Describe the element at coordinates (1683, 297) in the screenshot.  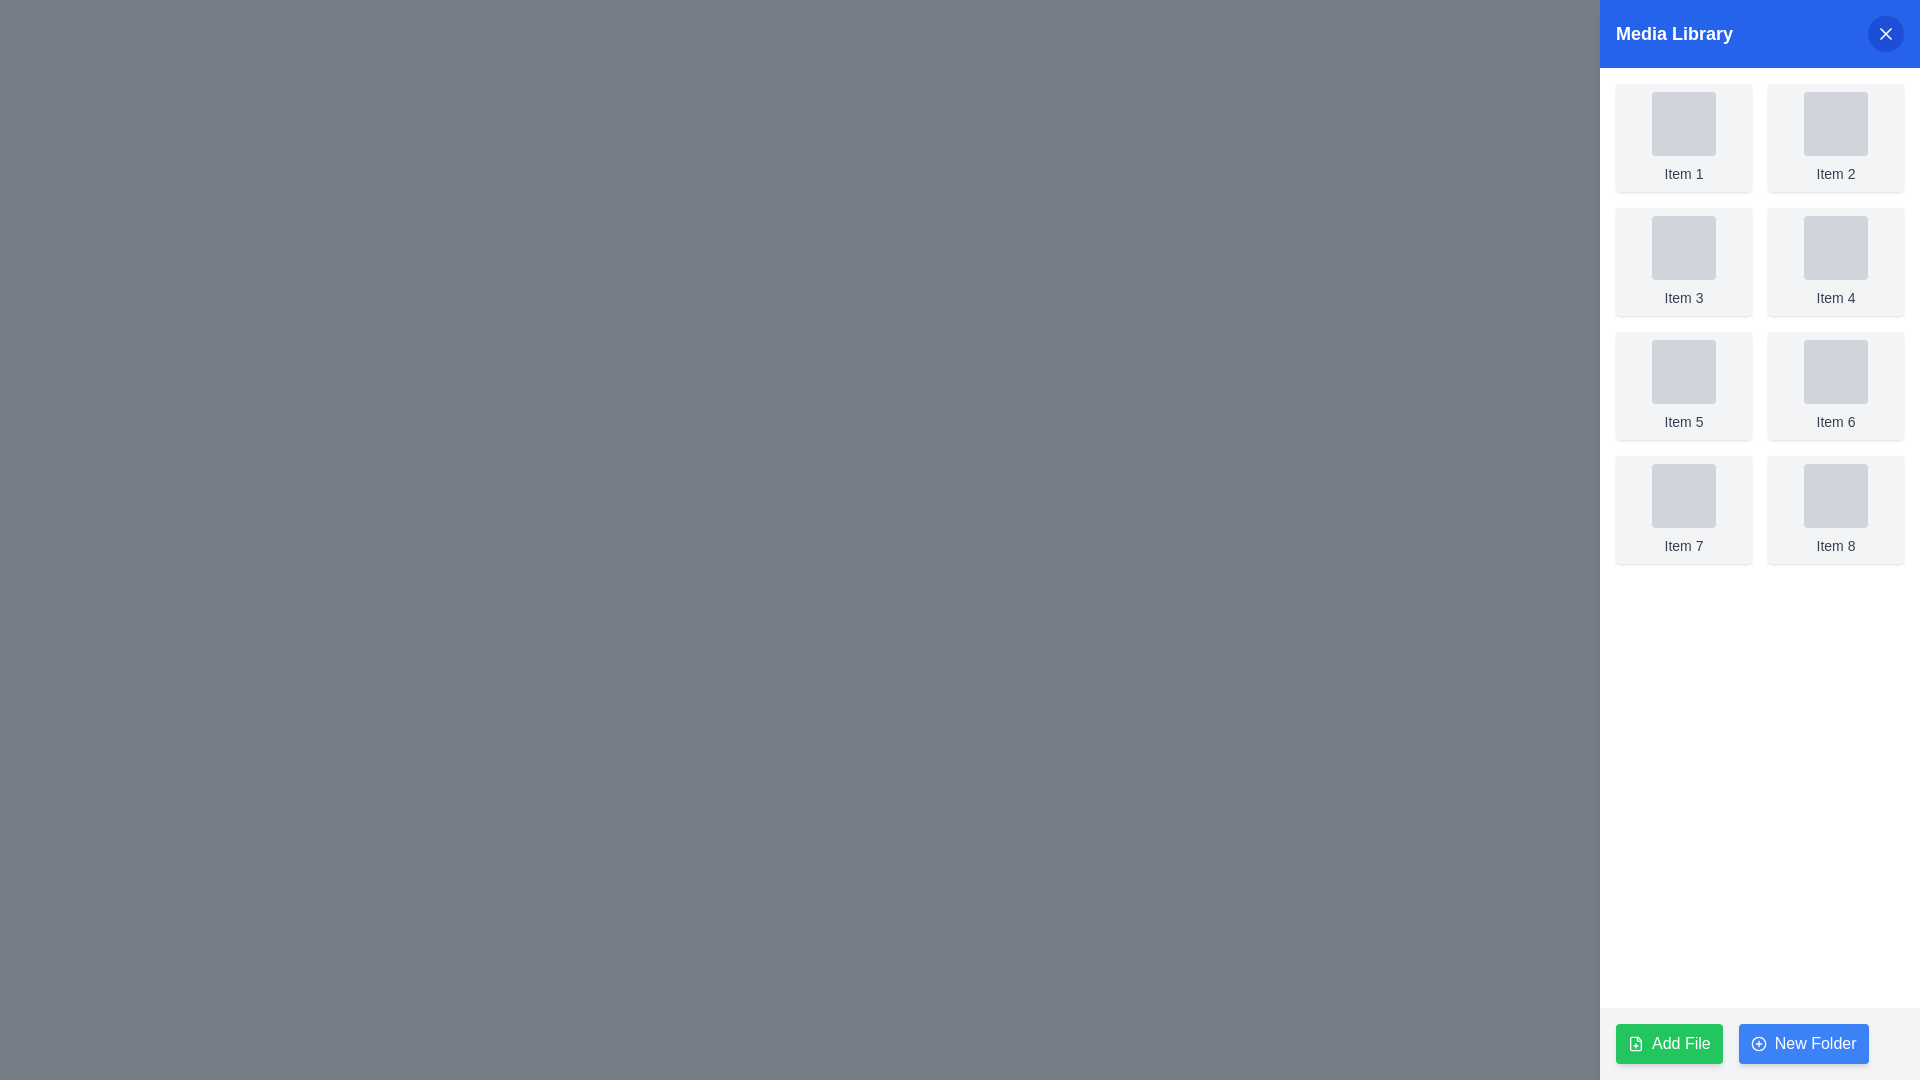
I see `the text label displaying 'Item 3', which is styled with a small-sized gray font and positioned below an image placeholder within a card in the top-right area of a grid layout` at that location.